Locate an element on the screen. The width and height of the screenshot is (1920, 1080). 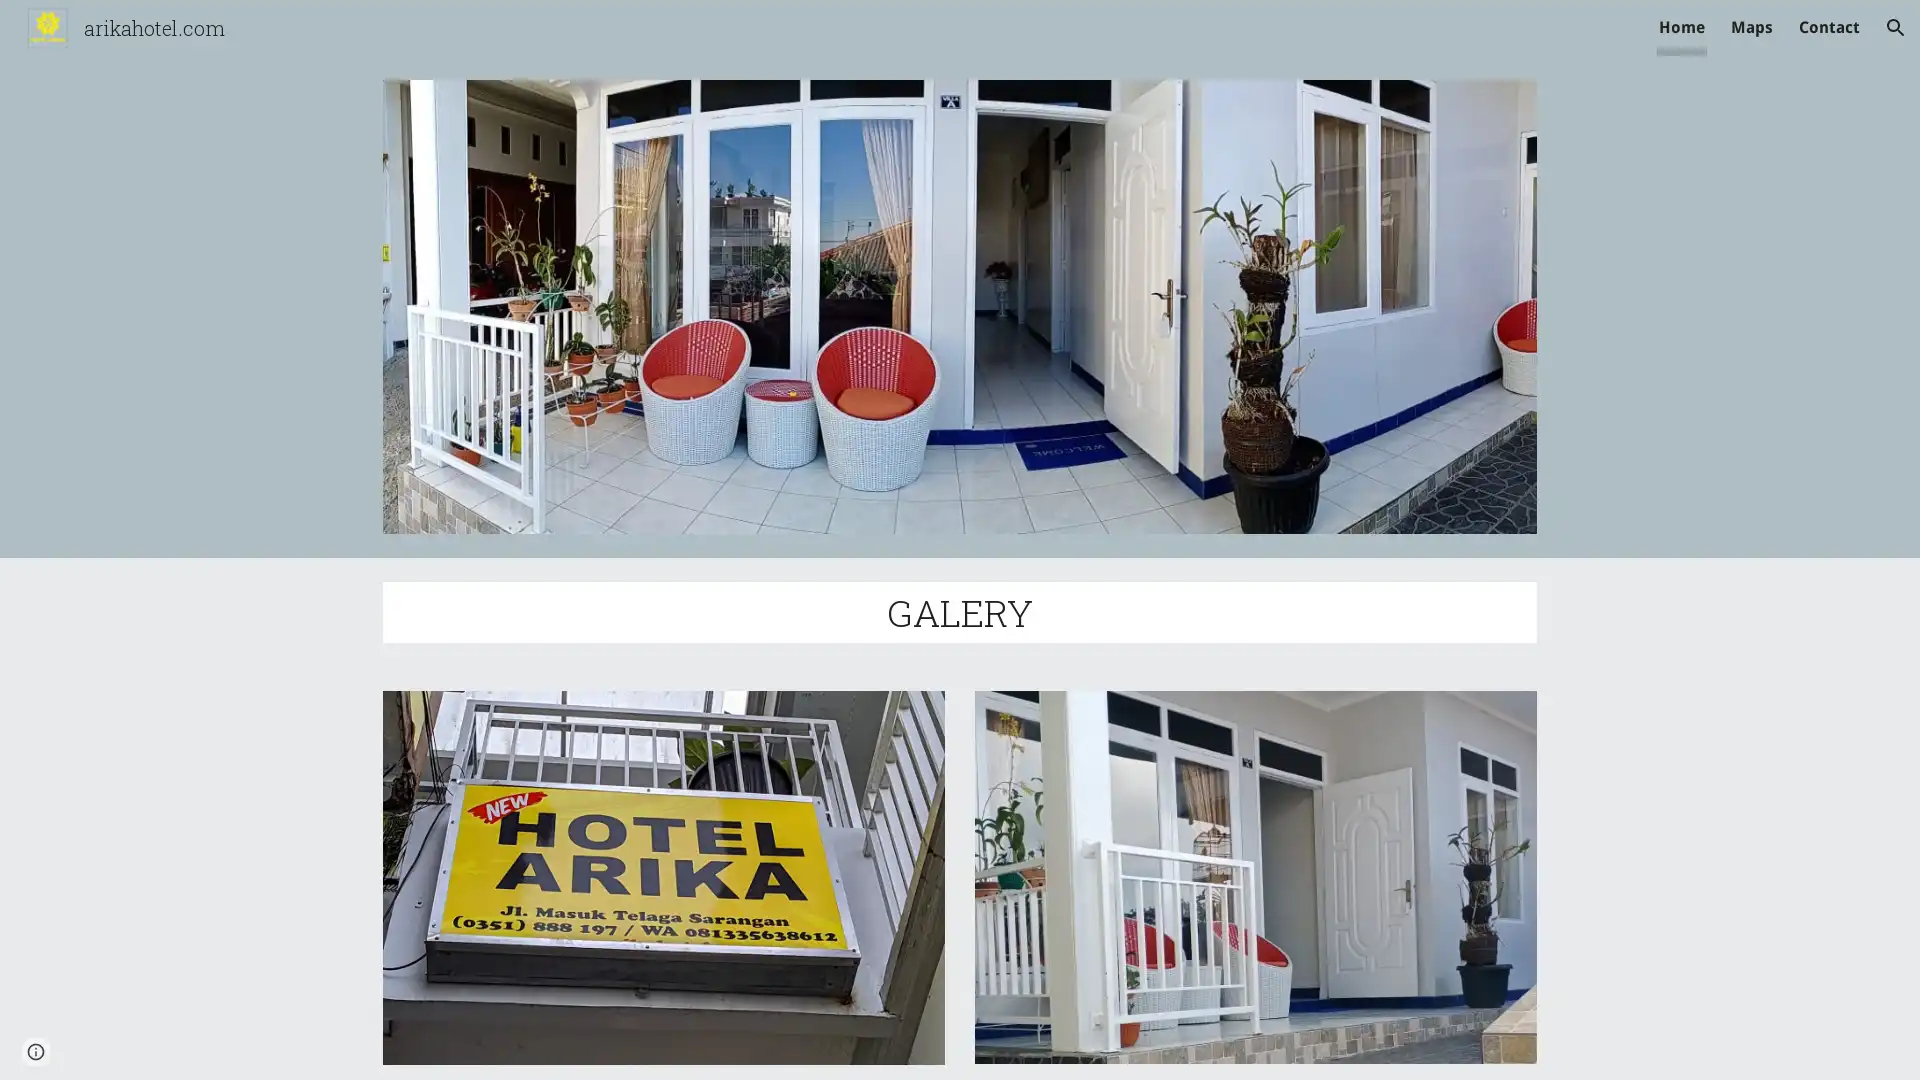
Google Sites is located at coordinates (154, 1044).